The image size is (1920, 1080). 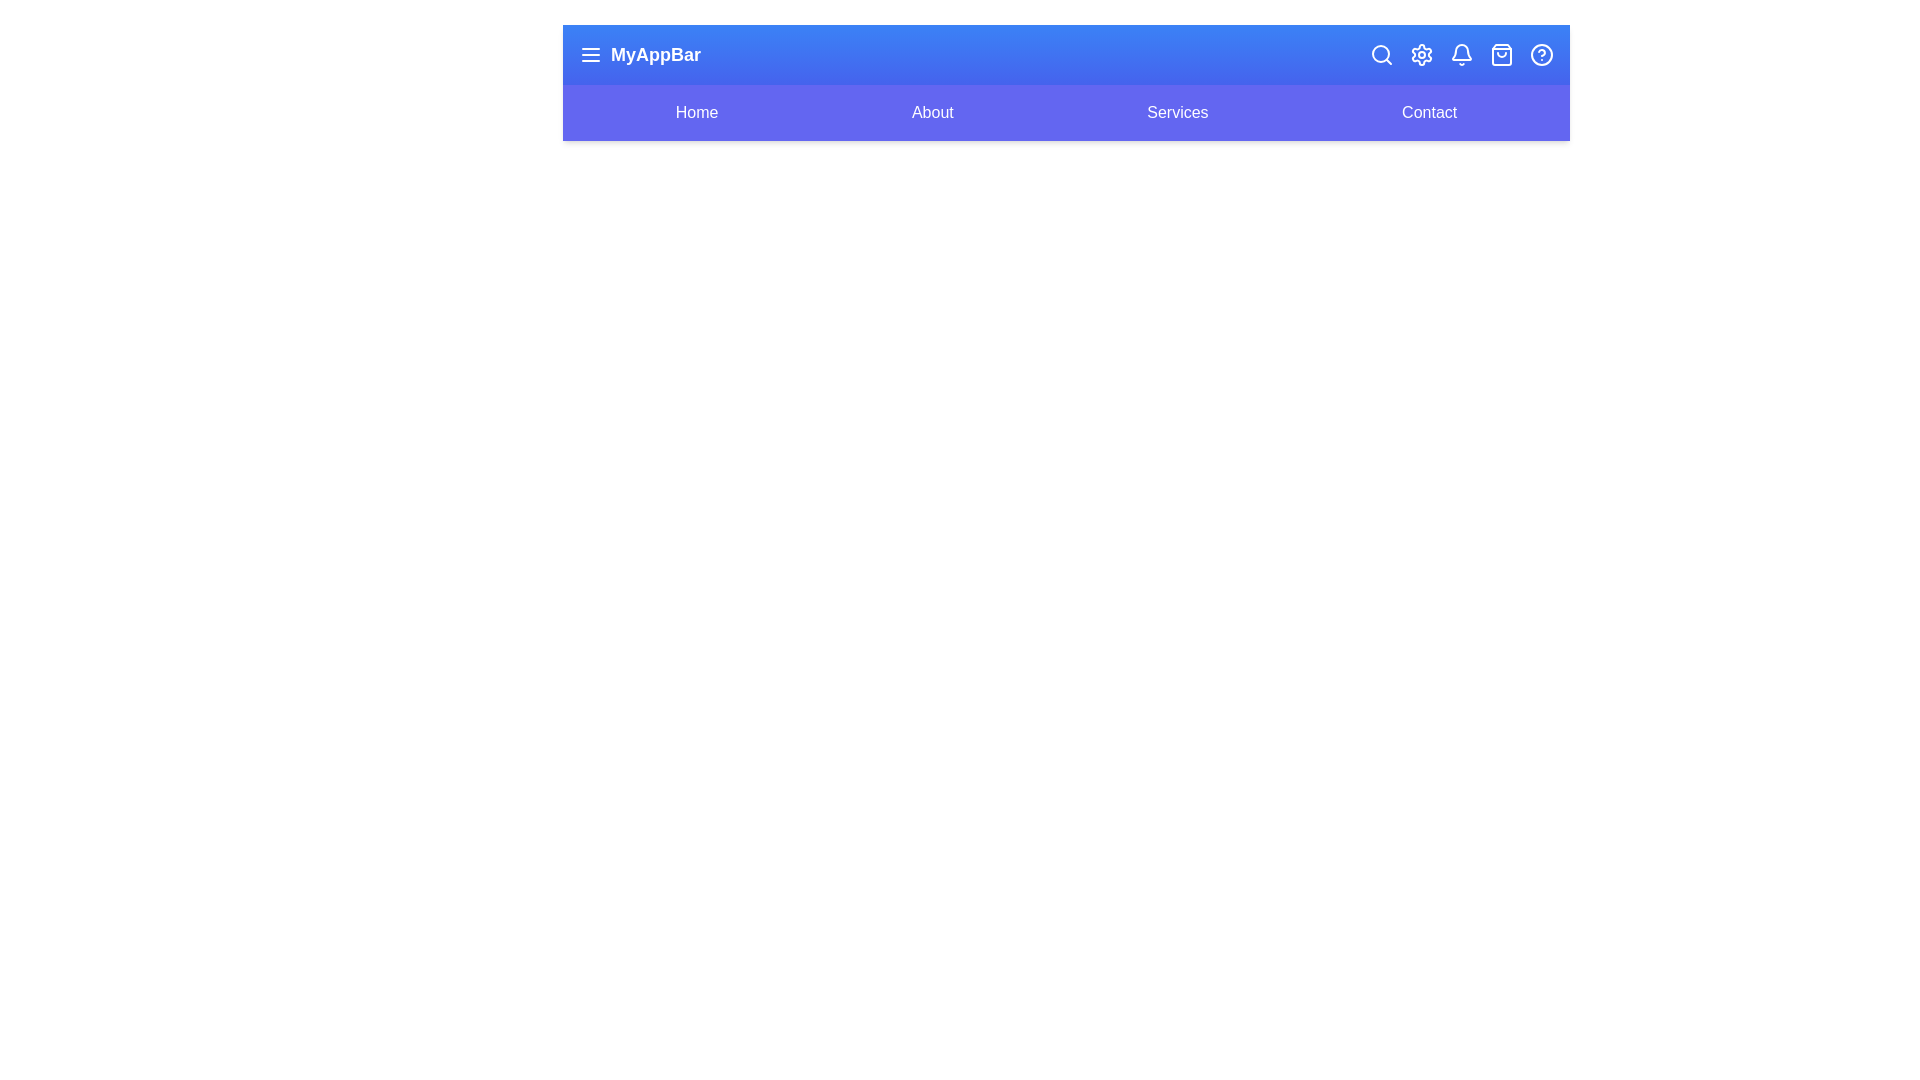 What do you see at coordinates (696, 112) in the screenshot?
I see `the navigation link labeled 'Home'` at bounding box center [696, 112].